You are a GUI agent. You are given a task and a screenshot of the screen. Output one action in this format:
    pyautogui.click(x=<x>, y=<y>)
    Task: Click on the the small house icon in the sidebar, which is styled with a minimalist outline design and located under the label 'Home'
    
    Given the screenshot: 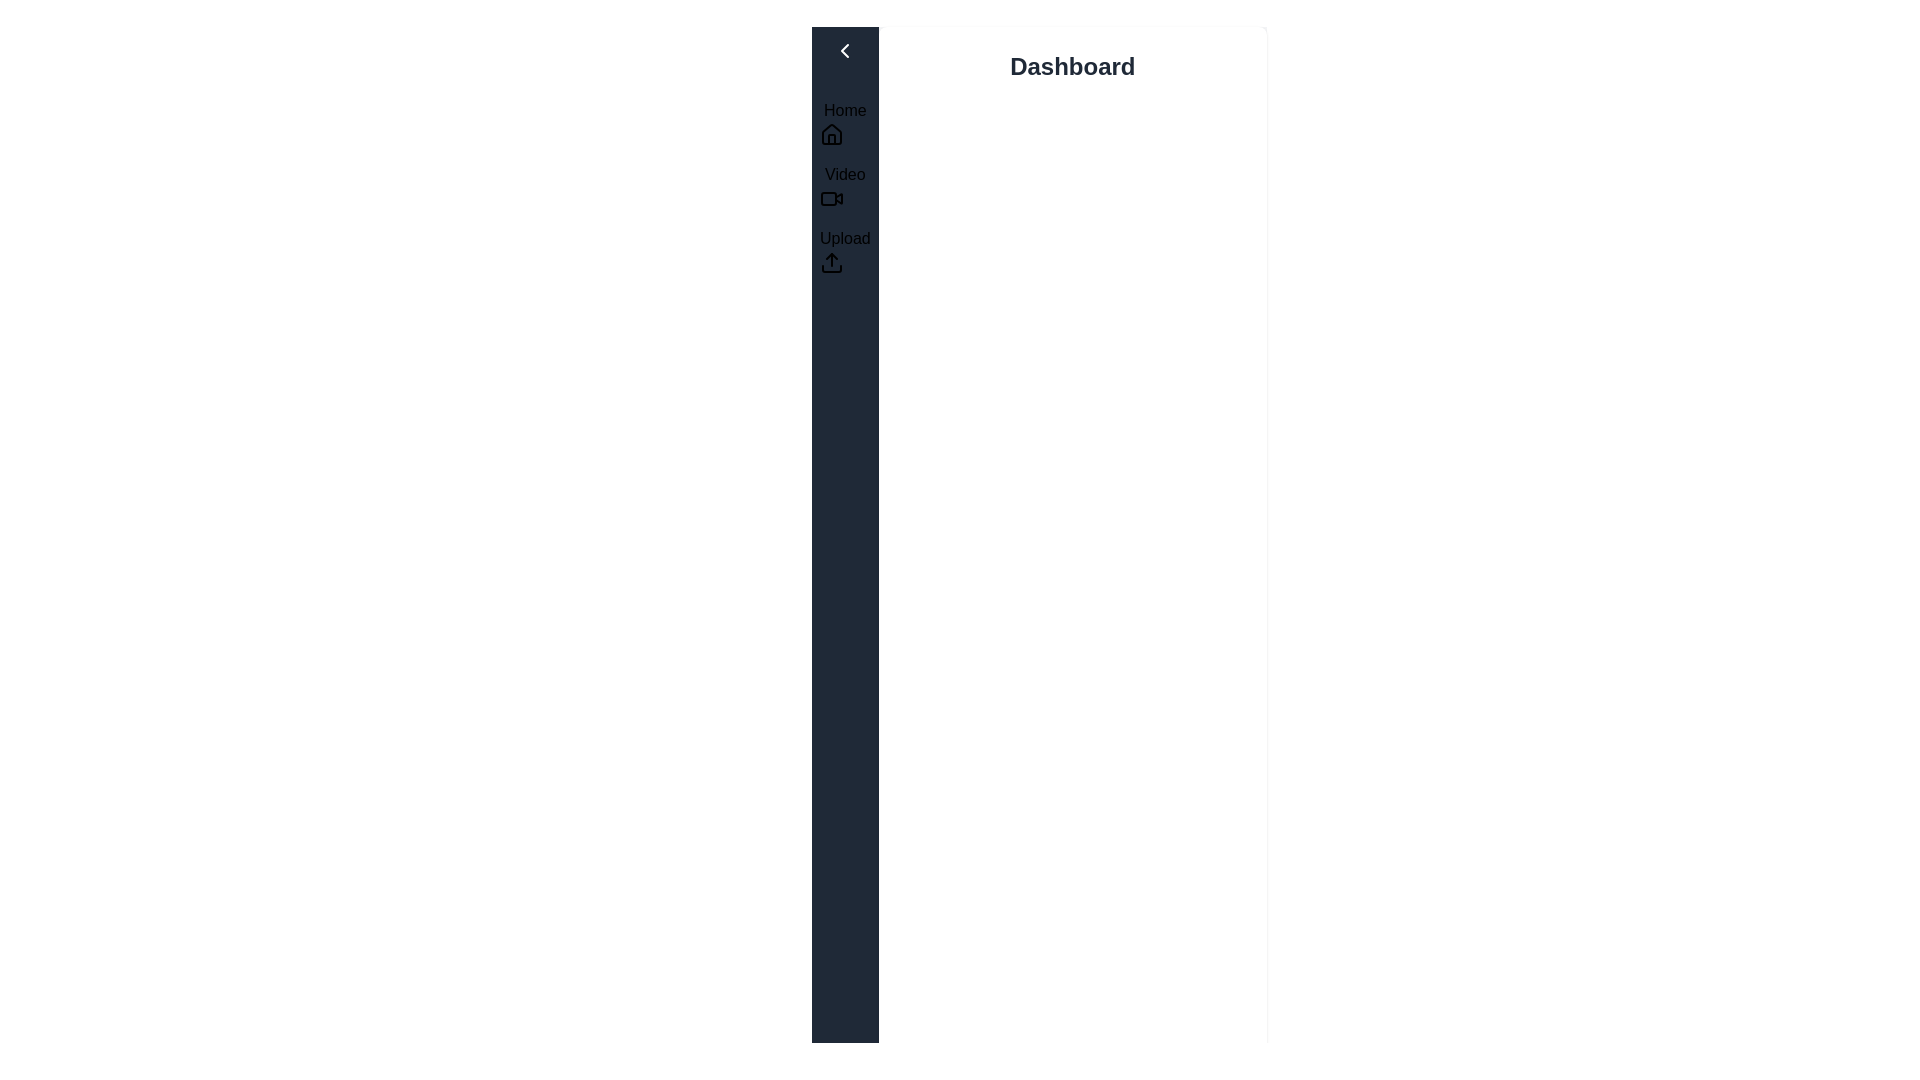 What is the action you would take?
    pyautogui.click(x=831, y=135)
    